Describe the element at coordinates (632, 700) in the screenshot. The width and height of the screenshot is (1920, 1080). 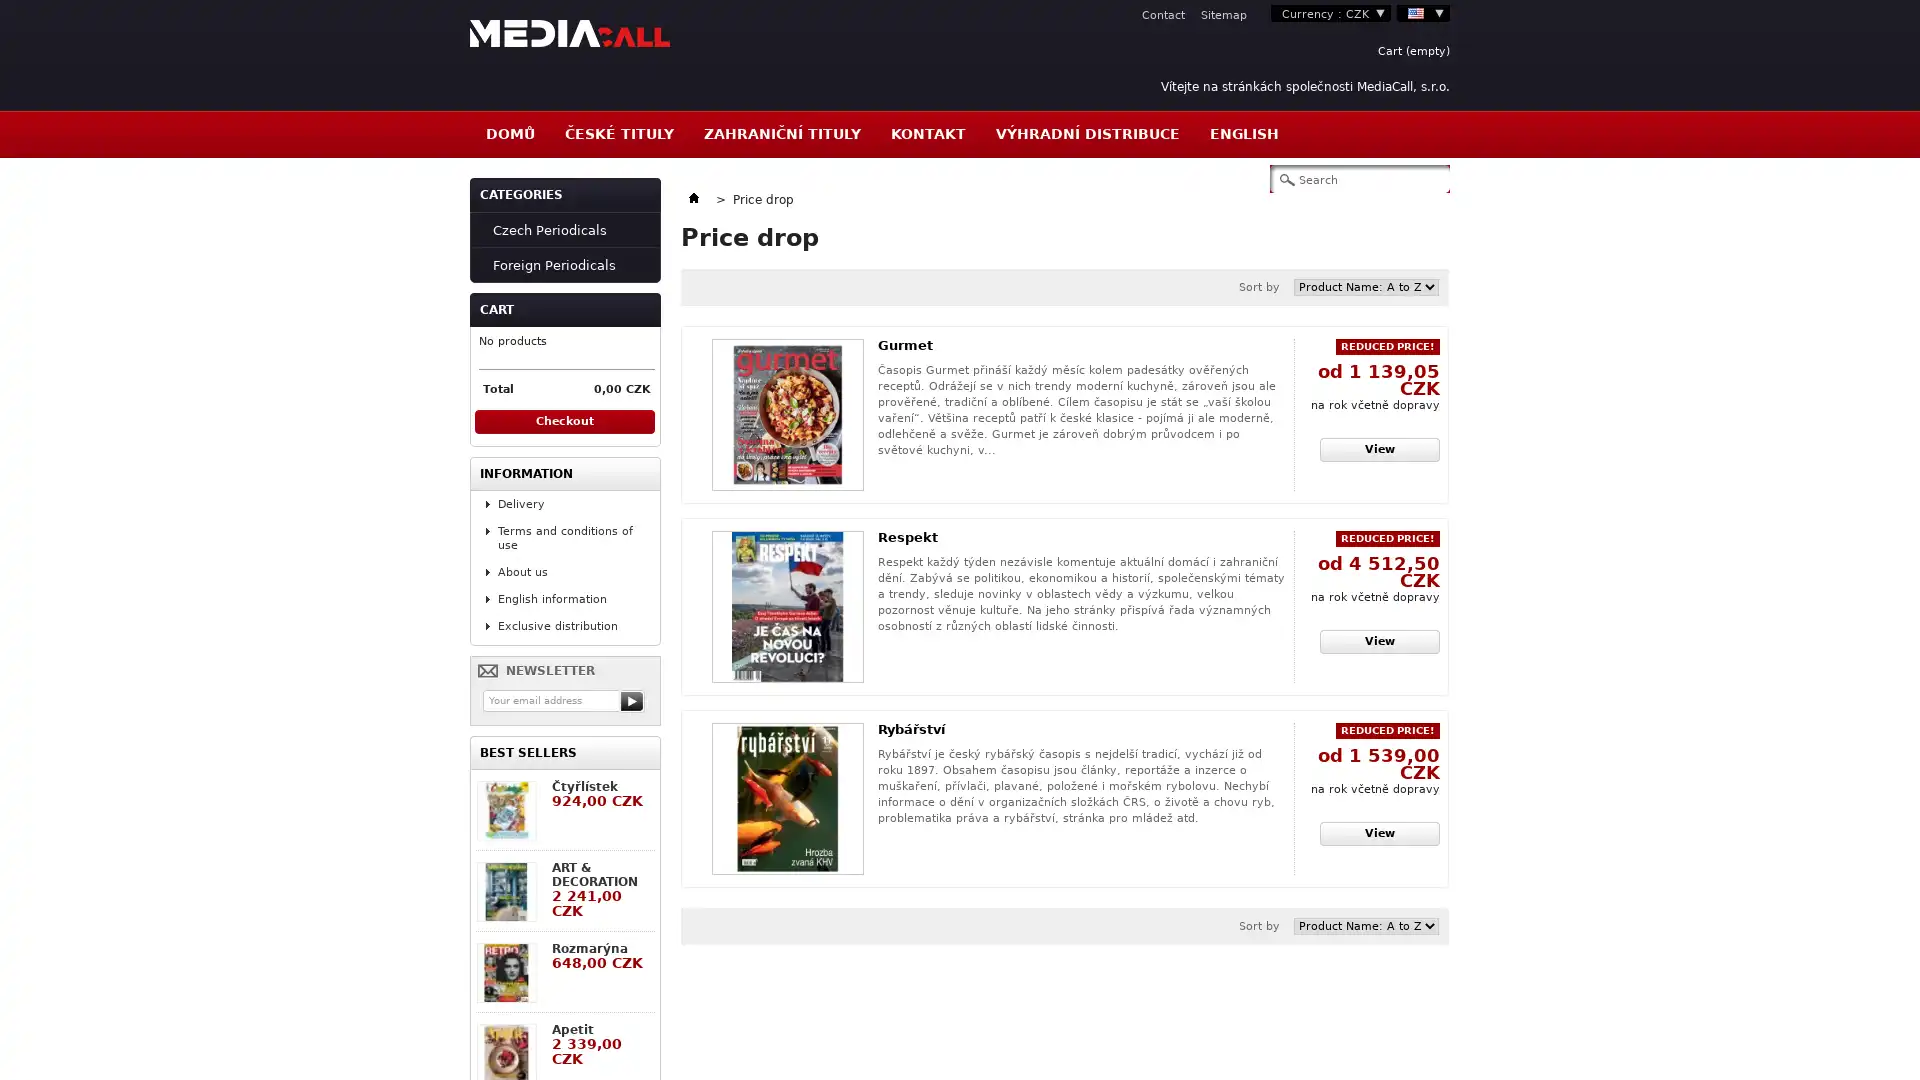
I see `ok` at that location.